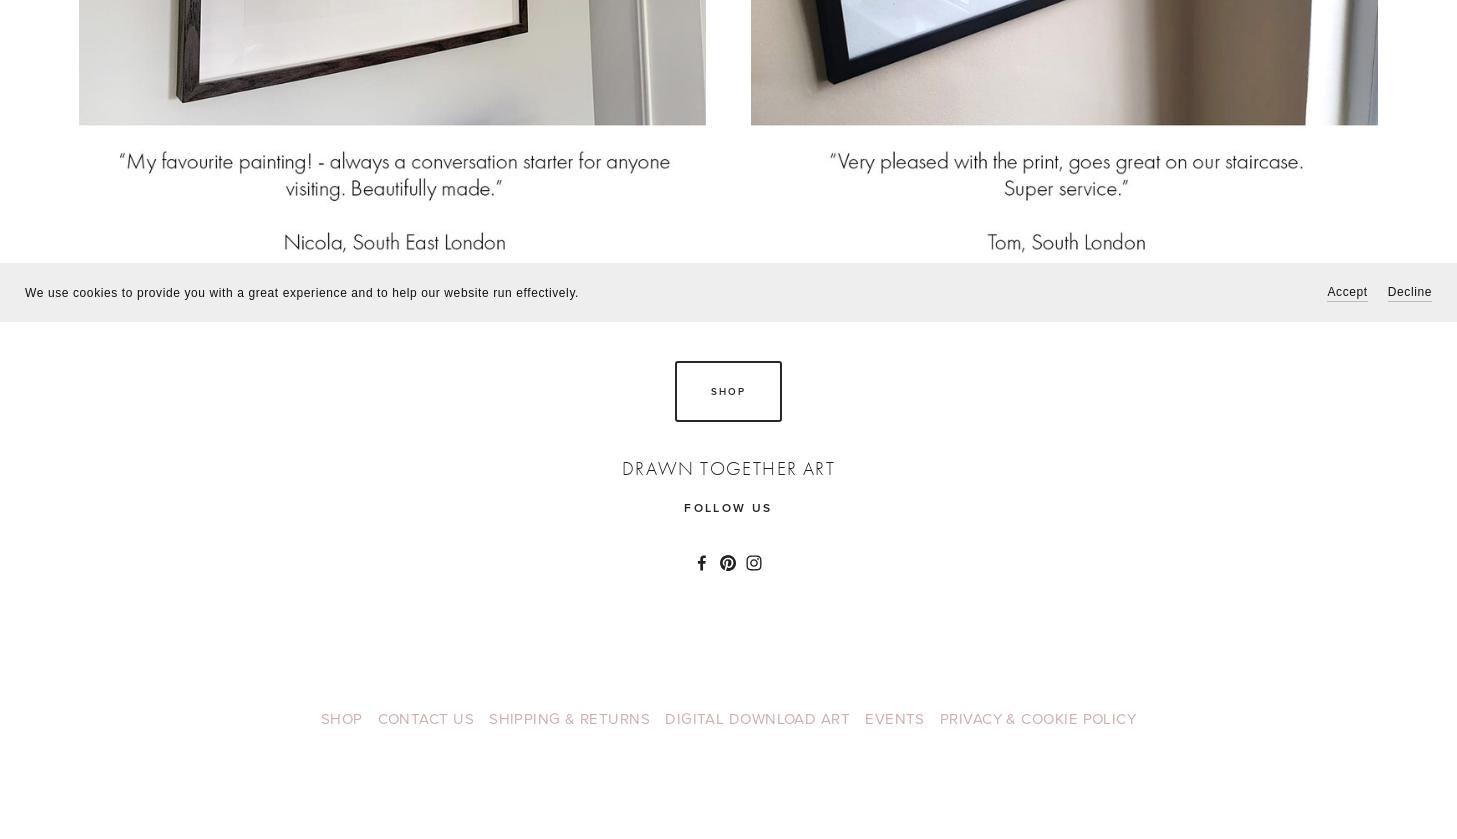  What do you see at coordinates (568, 717) in the screenshot?
I see `'Shipping & Returns'` at bounding box center [568, 717].